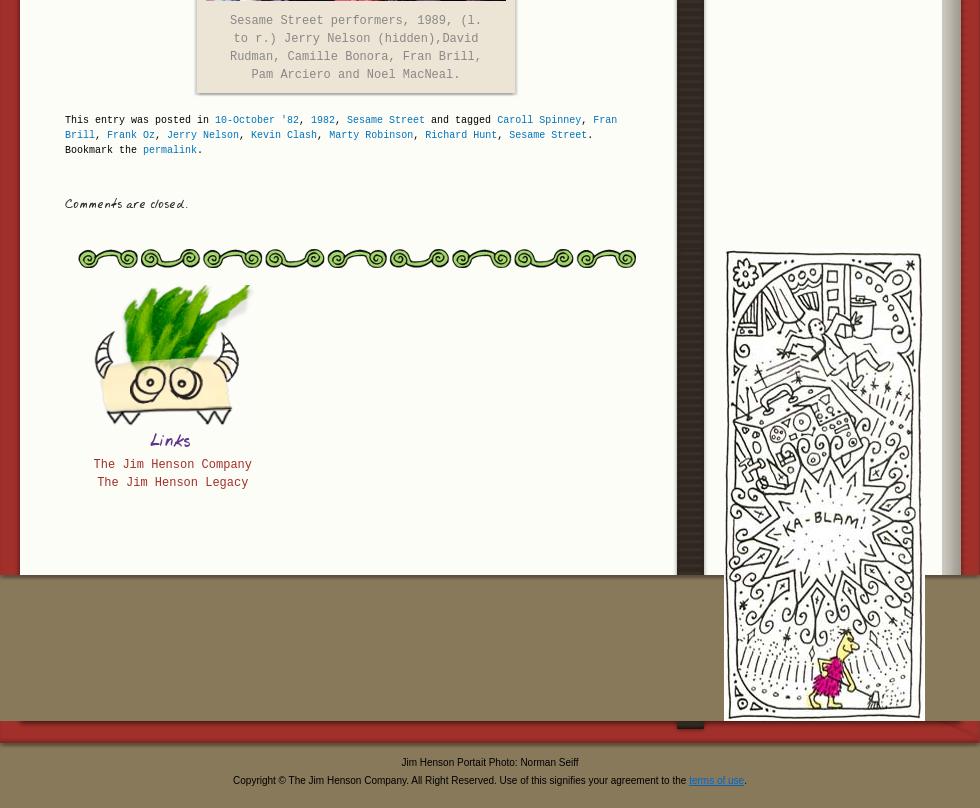  Describe the element at coordinates (355, 47) in the screenshot. I see `'Sesame Street performers, 1989, (l. to r.) Jerry Nelson (hidden),David Rudman, Camille Bonora, Fran Brill, Pam Arciero and Noel MacNeal.'` at that location.